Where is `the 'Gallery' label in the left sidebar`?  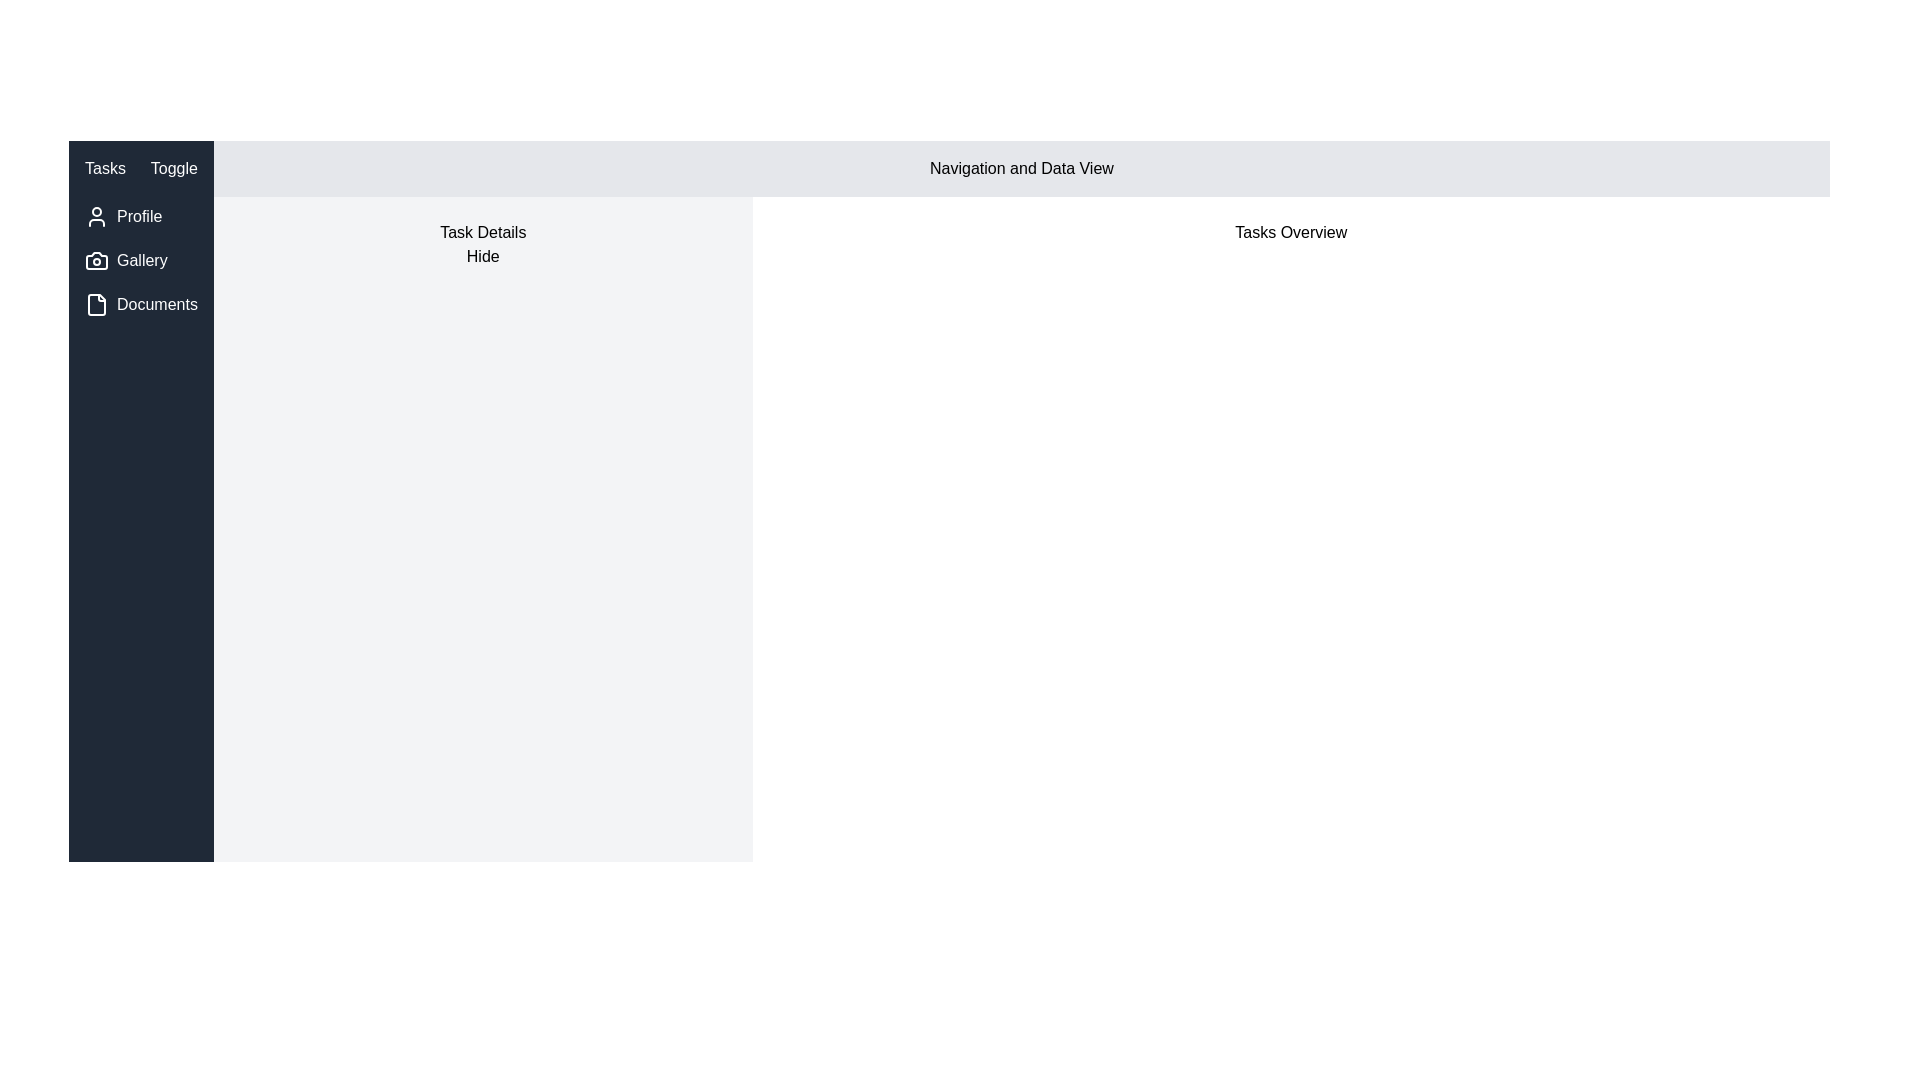
the 'Gallery' label in the left sidebar is located at coordinates (141, 260).